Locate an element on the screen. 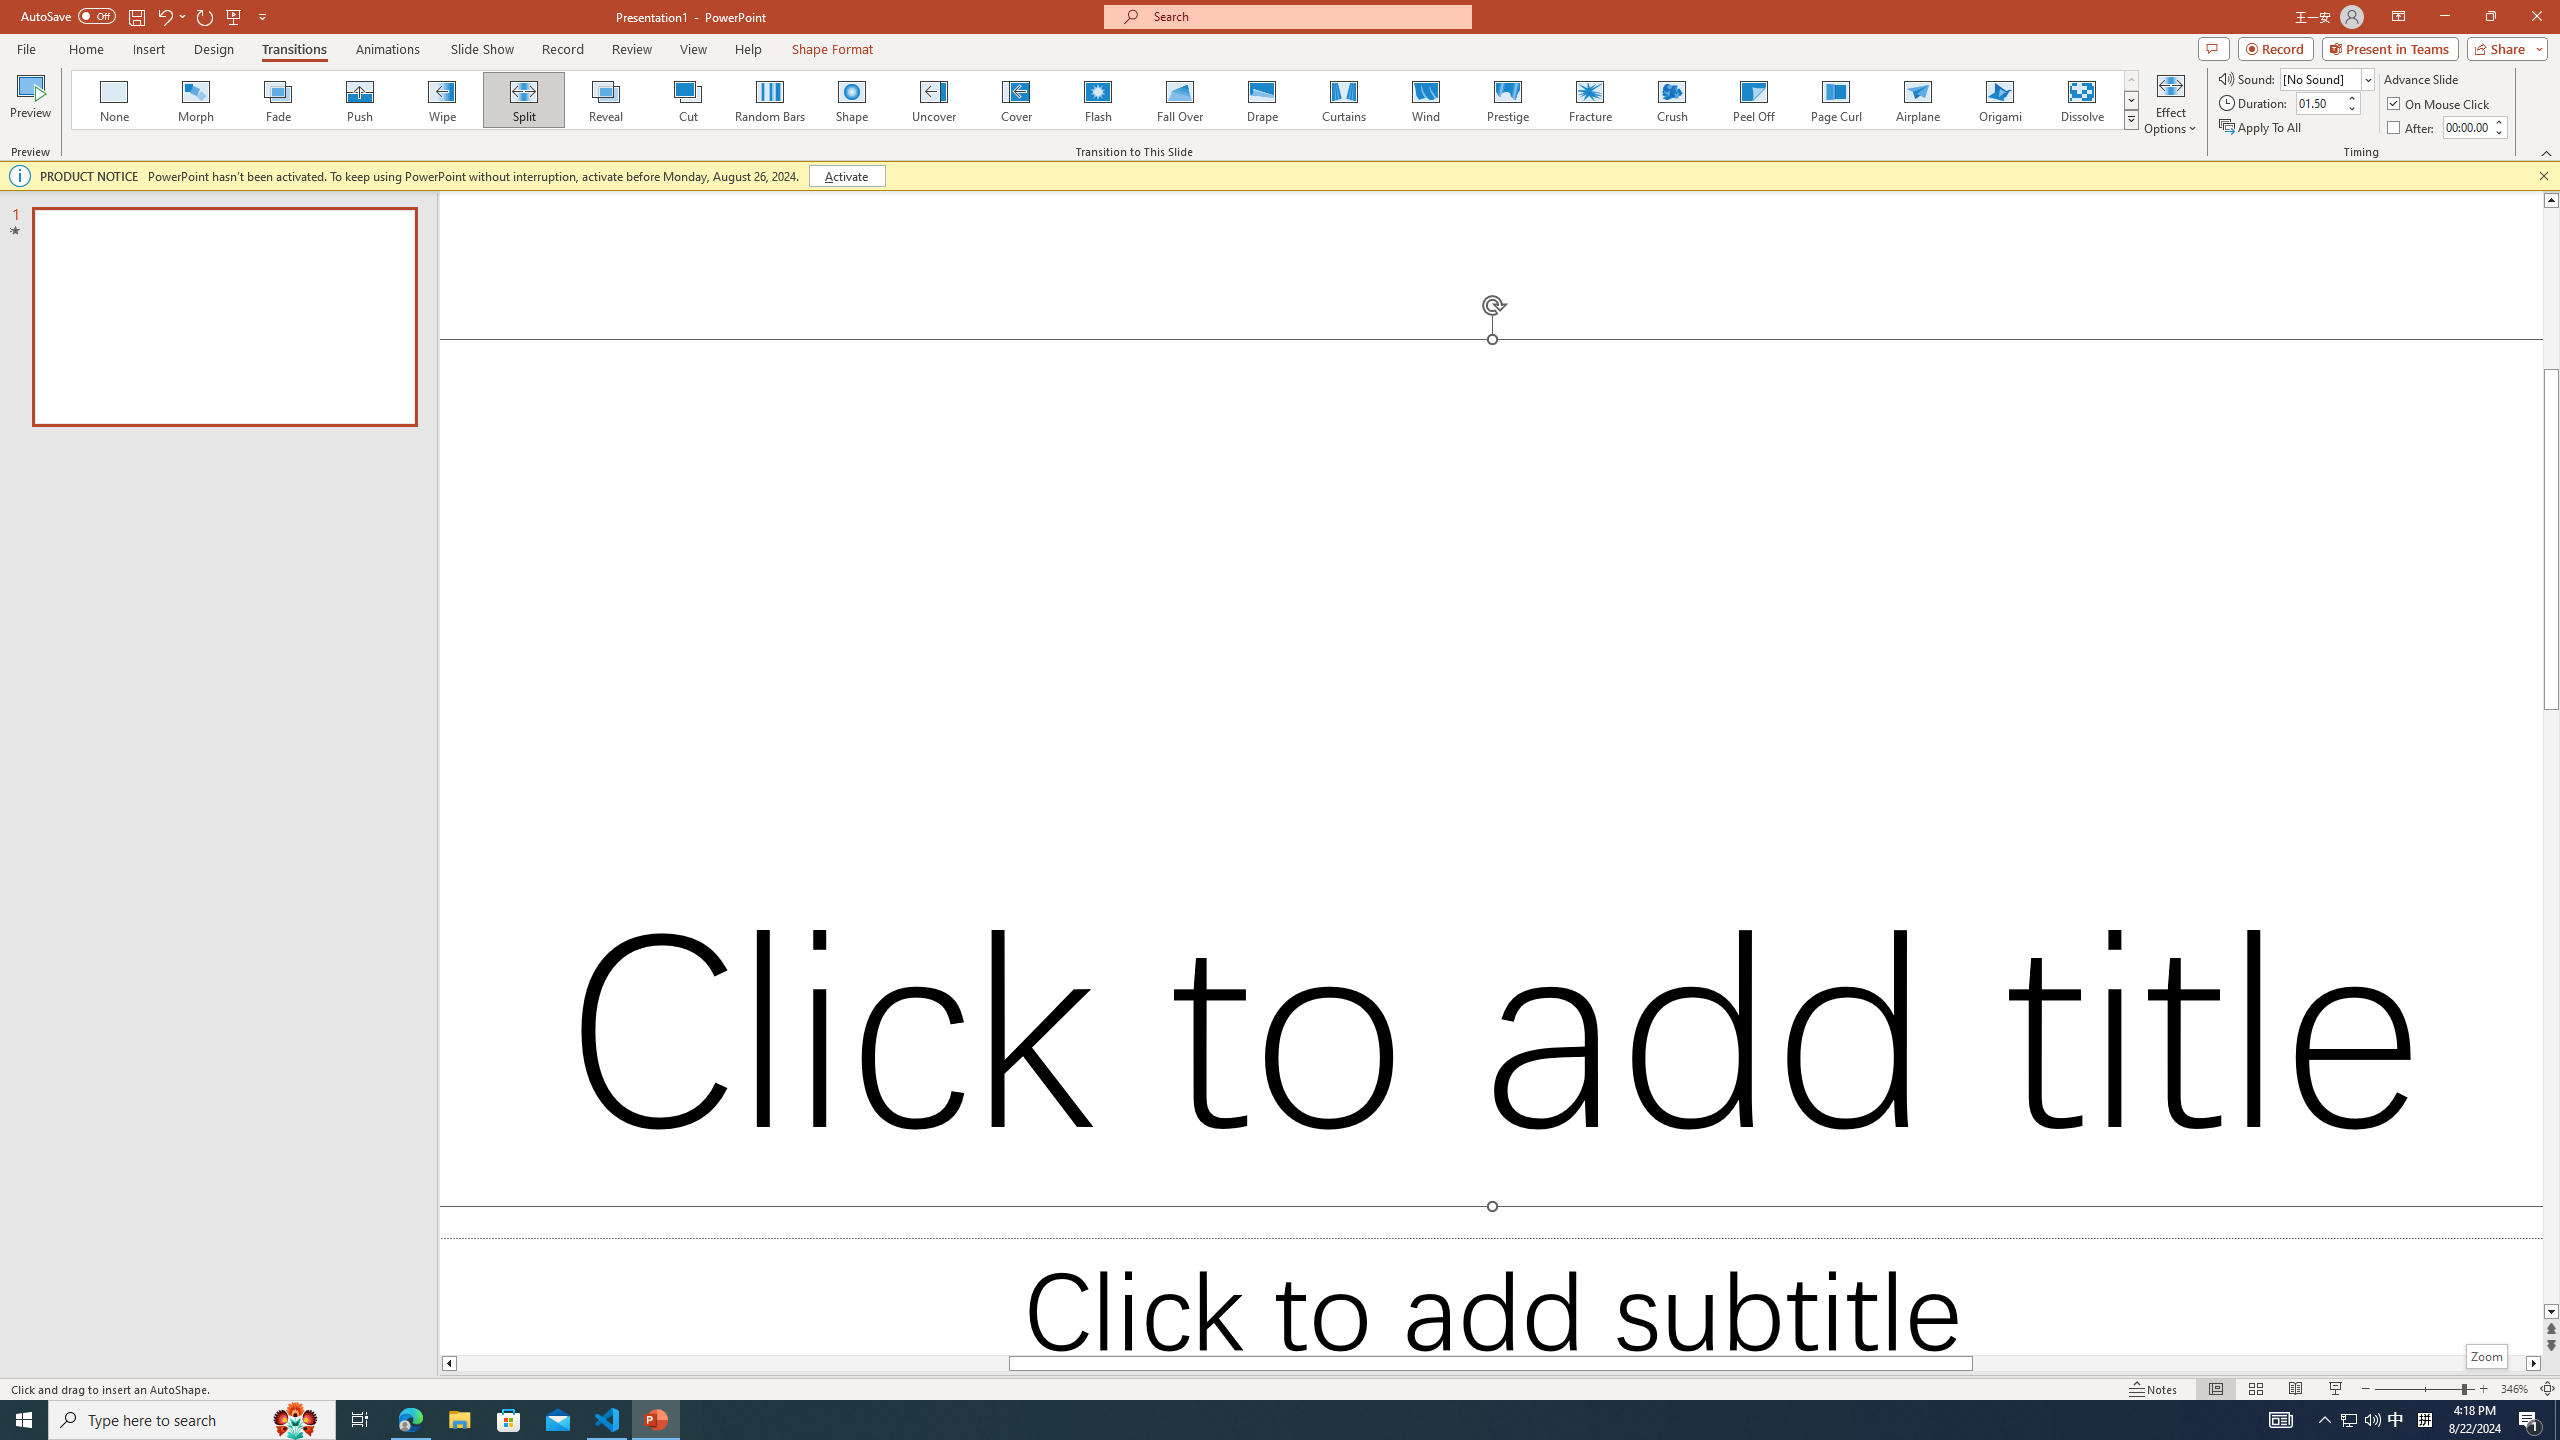 The width and height of the screenshot is (2560, 1440). 'Crush' is located at coordinates (1671, 99).